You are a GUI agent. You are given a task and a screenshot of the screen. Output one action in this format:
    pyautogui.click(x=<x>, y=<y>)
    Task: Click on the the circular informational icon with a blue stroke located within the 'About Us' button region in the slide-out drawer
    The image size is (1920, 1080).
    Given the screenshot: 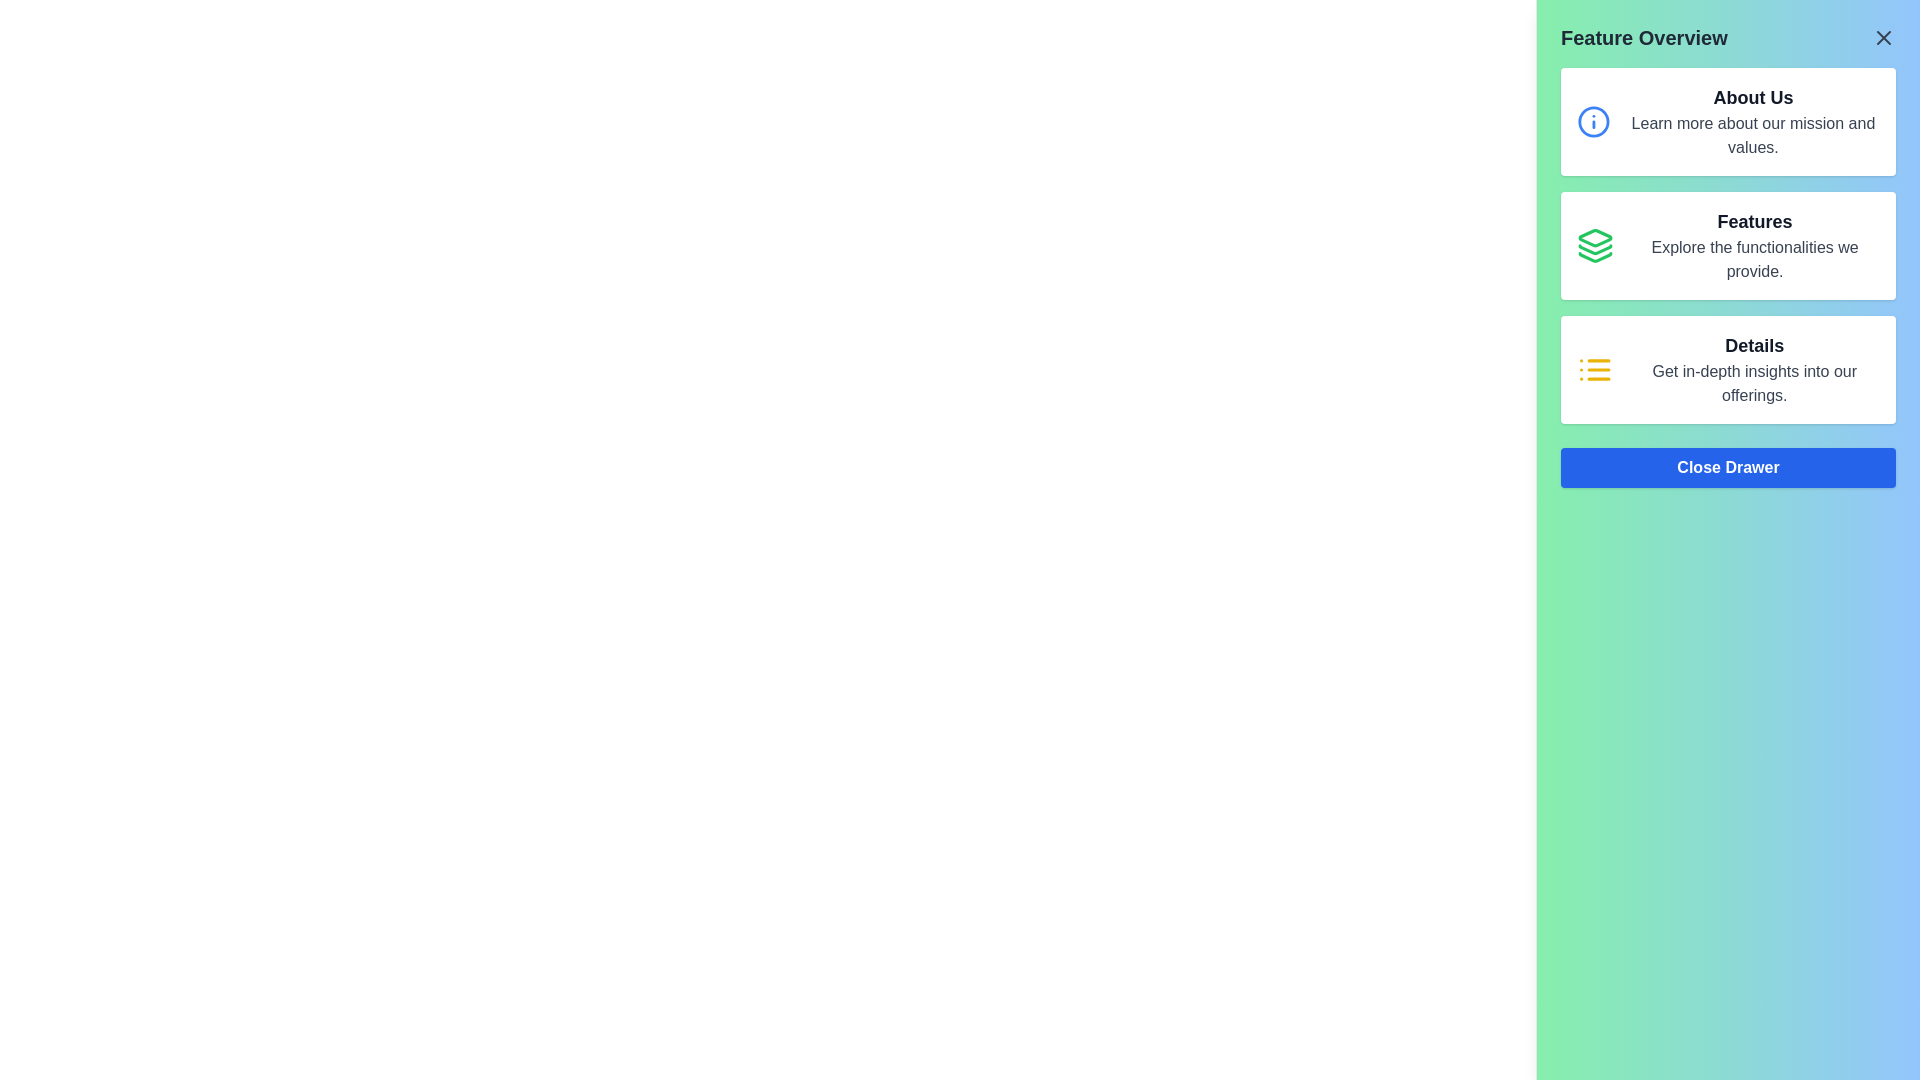 What is the action you would take?
    pyautogui.click(x=1592, y=122)
    